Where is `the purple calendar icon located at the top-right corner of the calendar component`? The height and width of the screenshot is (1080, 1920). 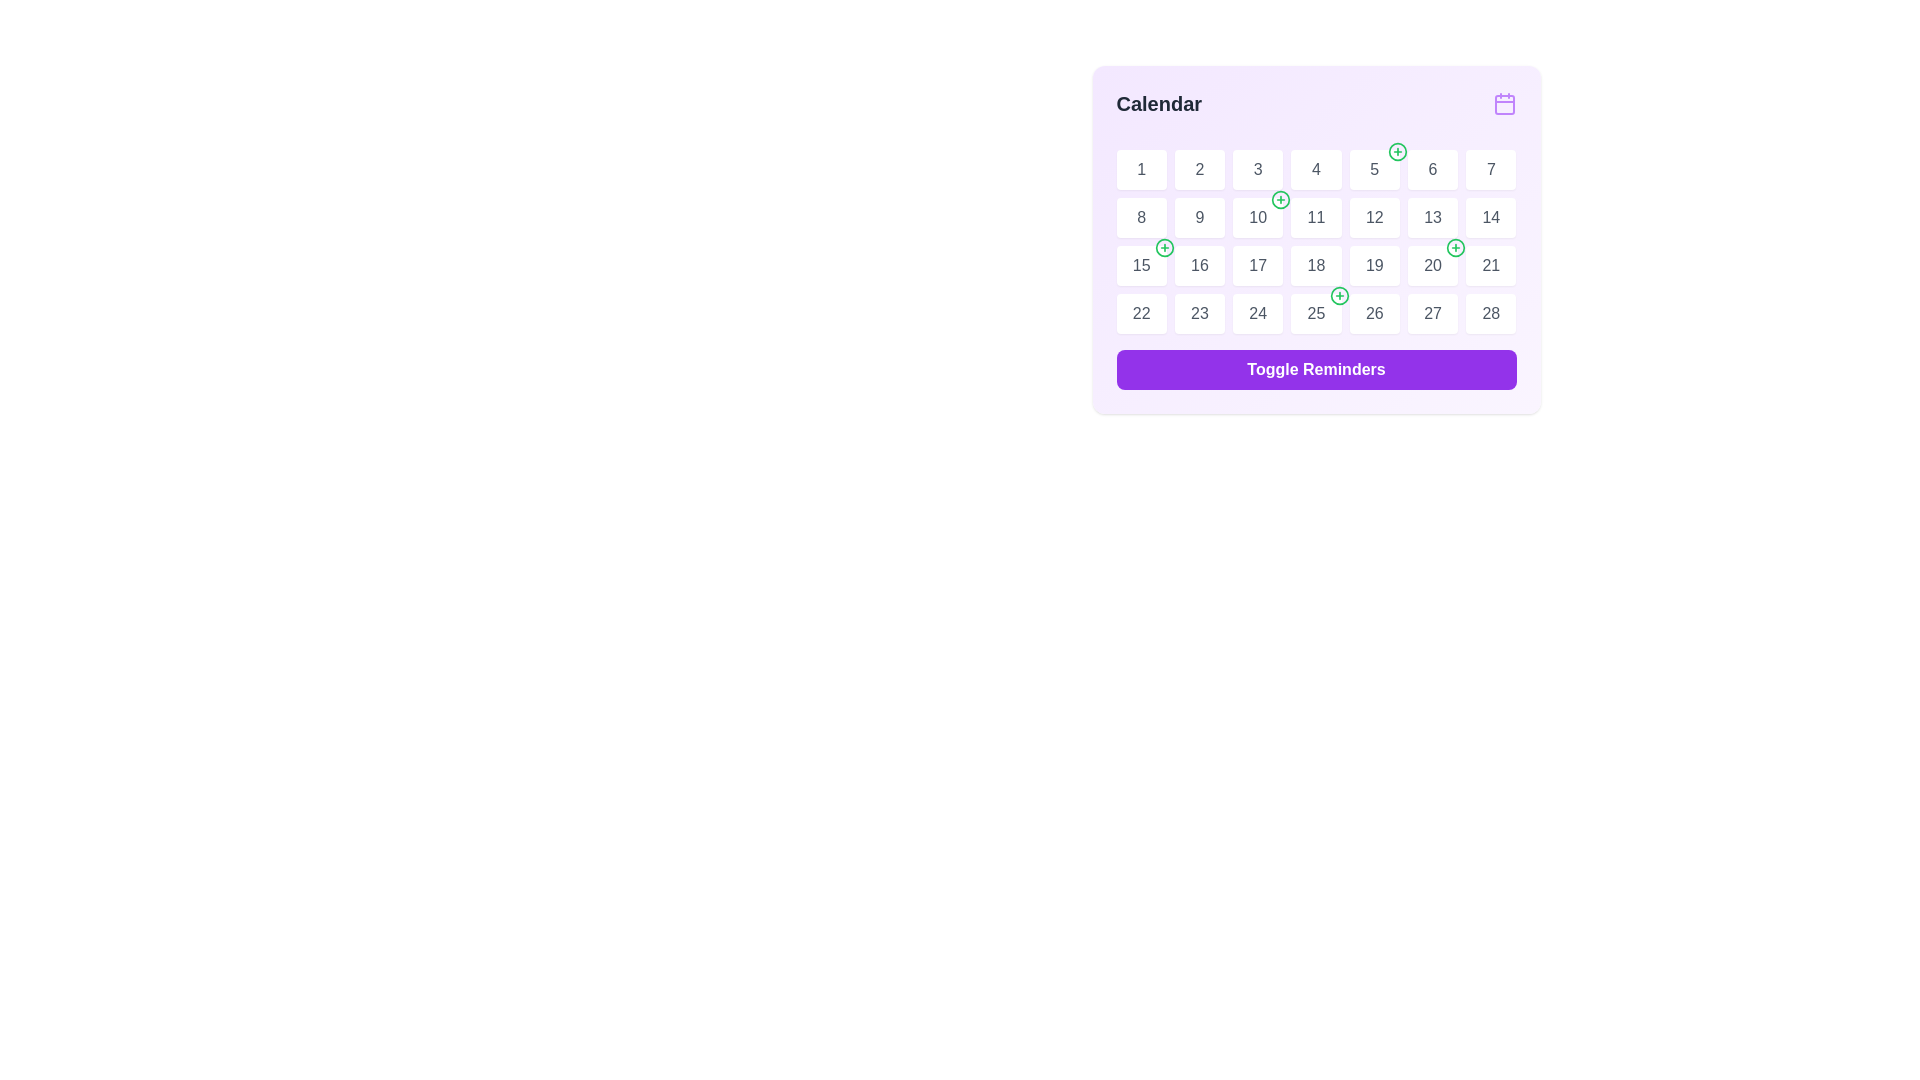
the purple calendar icon located at the top-right corner of the calendar component is located at coordinates (1504, 104).